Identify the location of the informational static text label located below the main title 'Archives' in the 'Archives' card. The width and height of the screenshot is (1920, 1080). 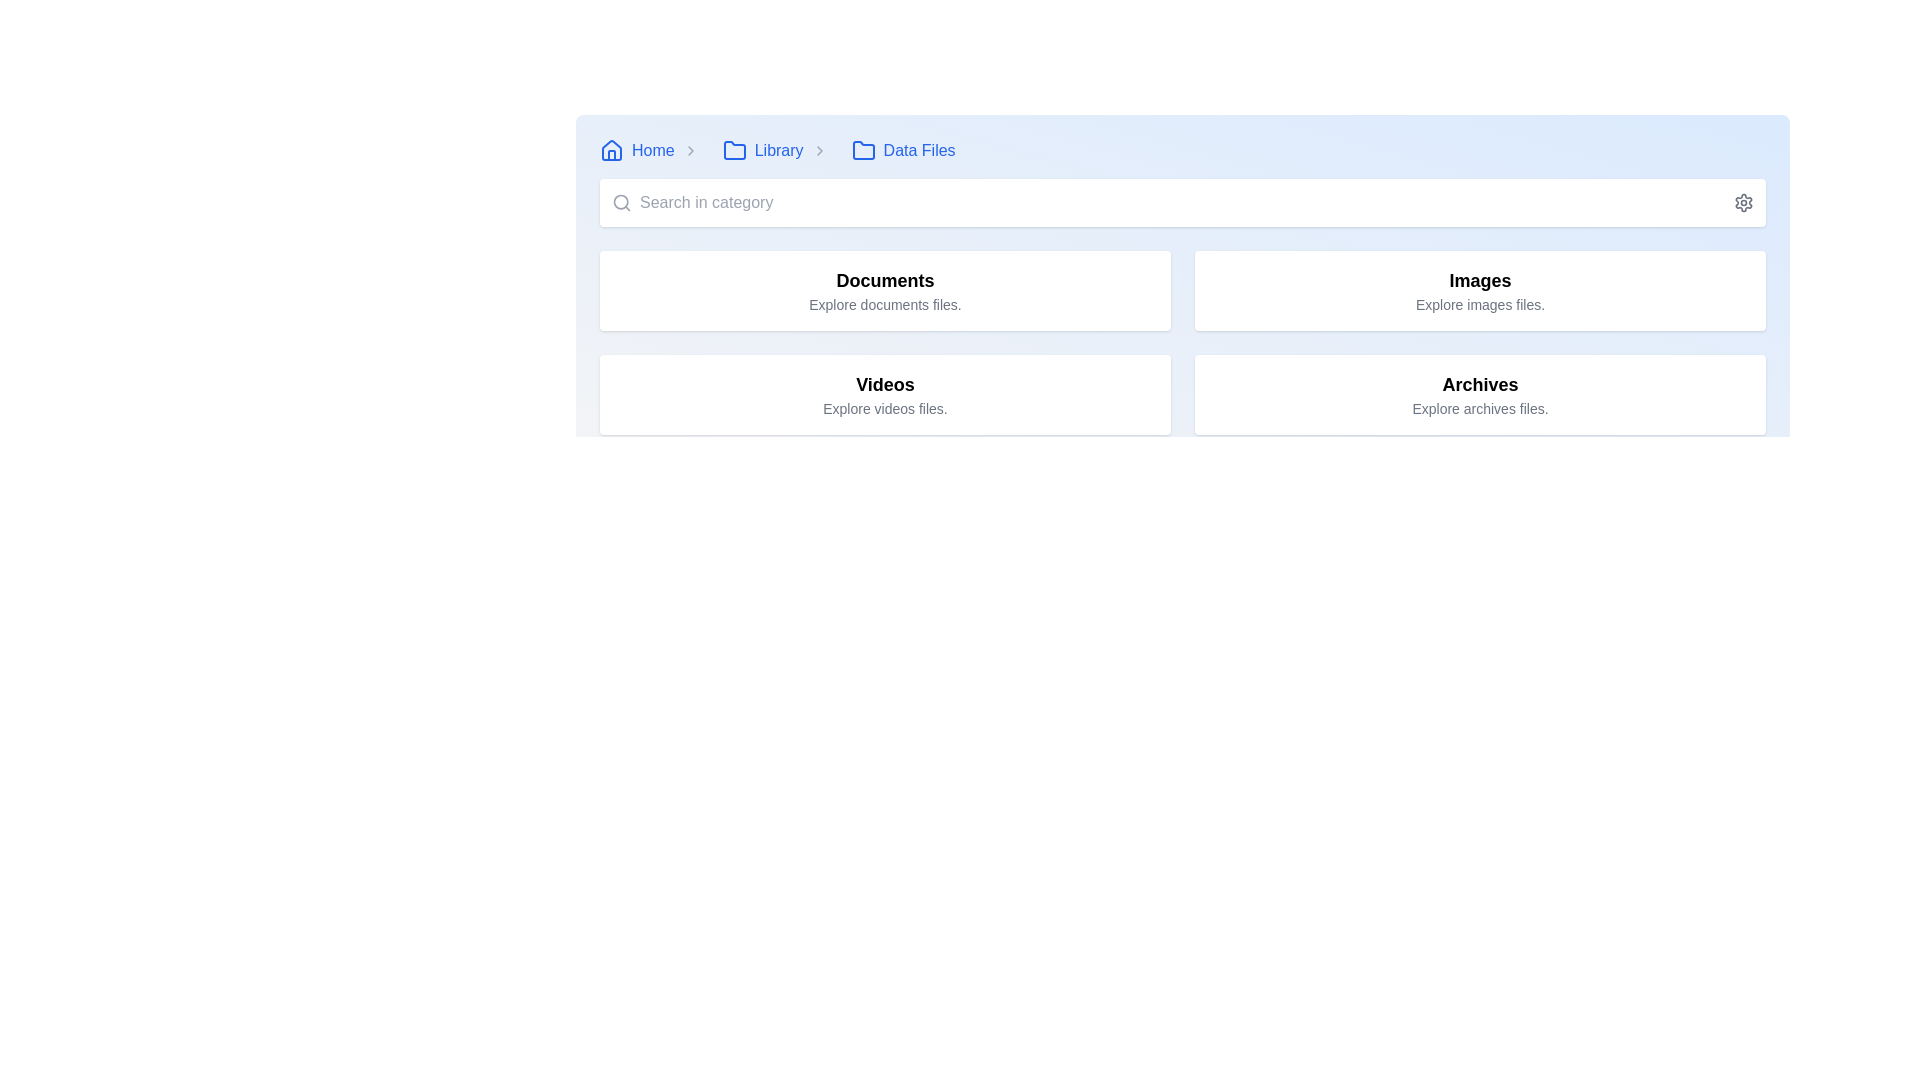
(1480, 407).